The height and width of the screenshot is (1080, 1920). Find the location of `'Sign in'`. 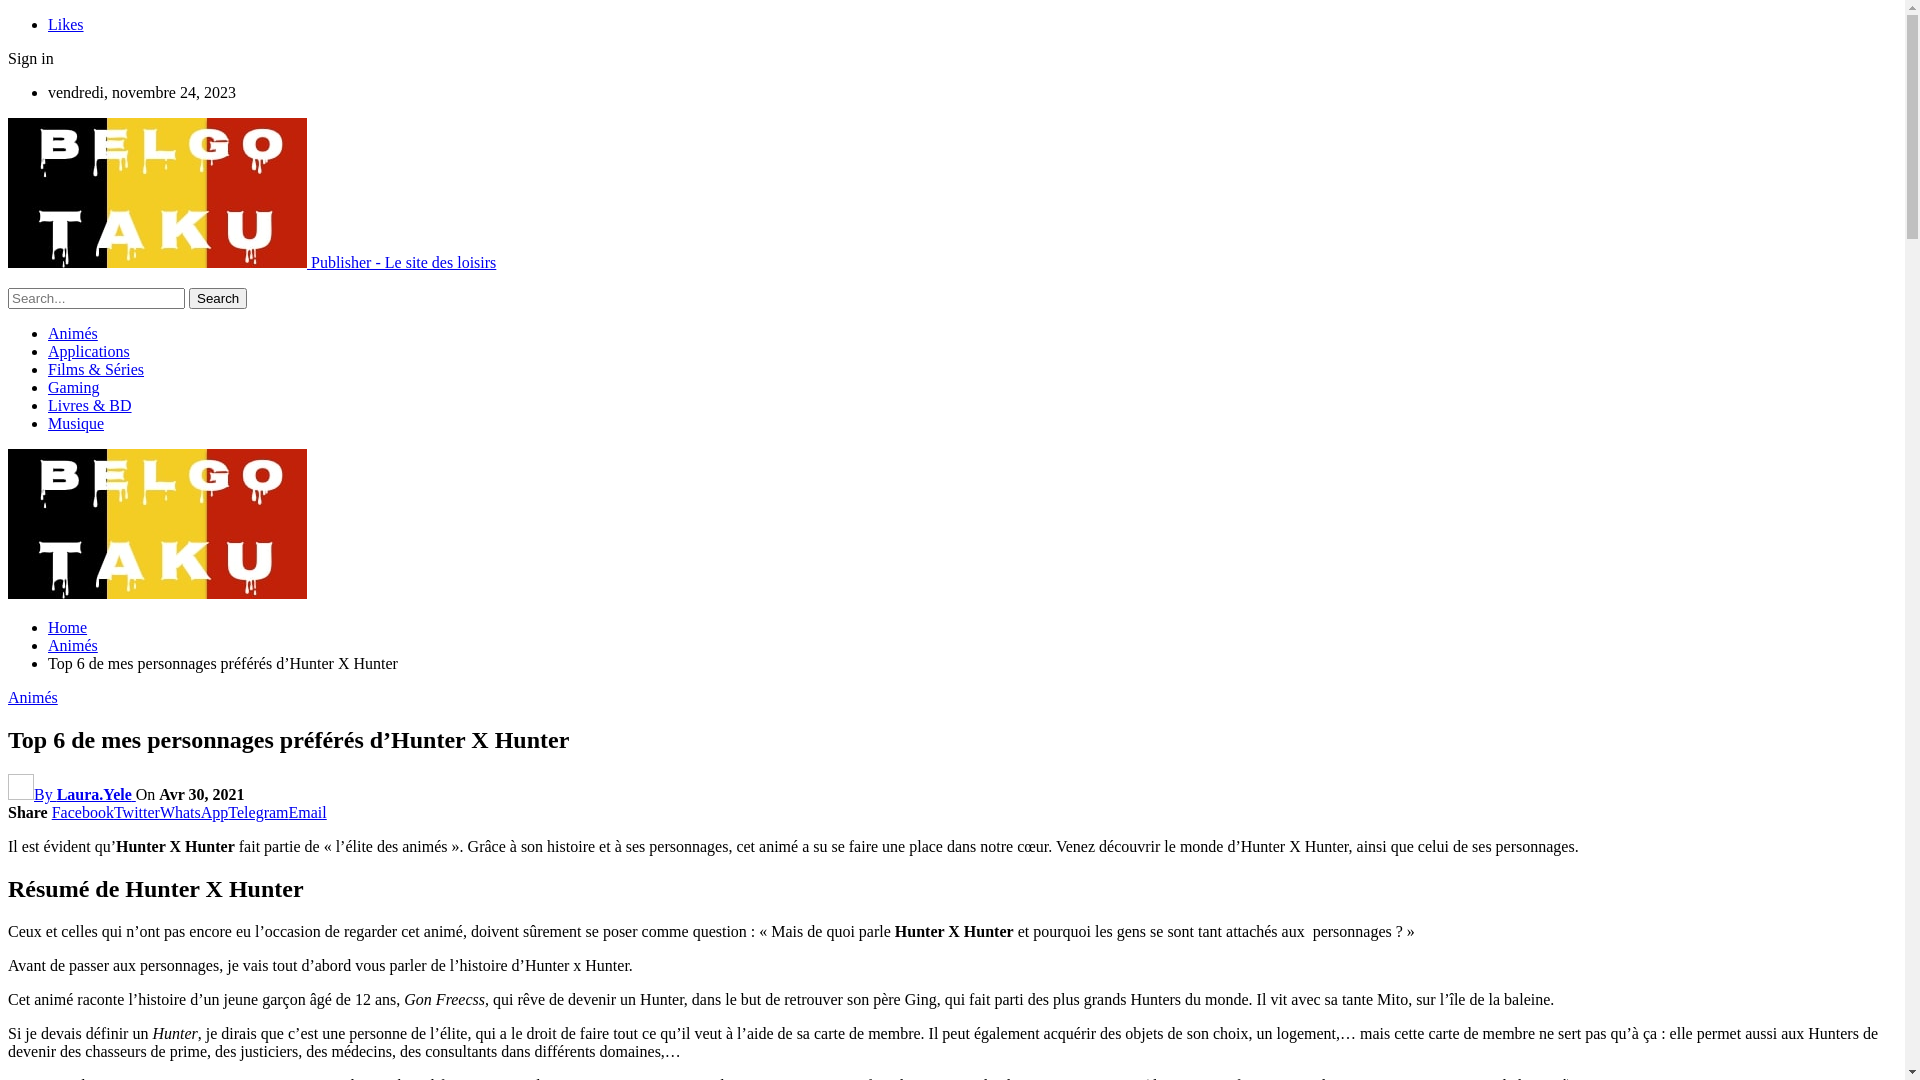

'Sign in' is located at coordinates (30, 57).